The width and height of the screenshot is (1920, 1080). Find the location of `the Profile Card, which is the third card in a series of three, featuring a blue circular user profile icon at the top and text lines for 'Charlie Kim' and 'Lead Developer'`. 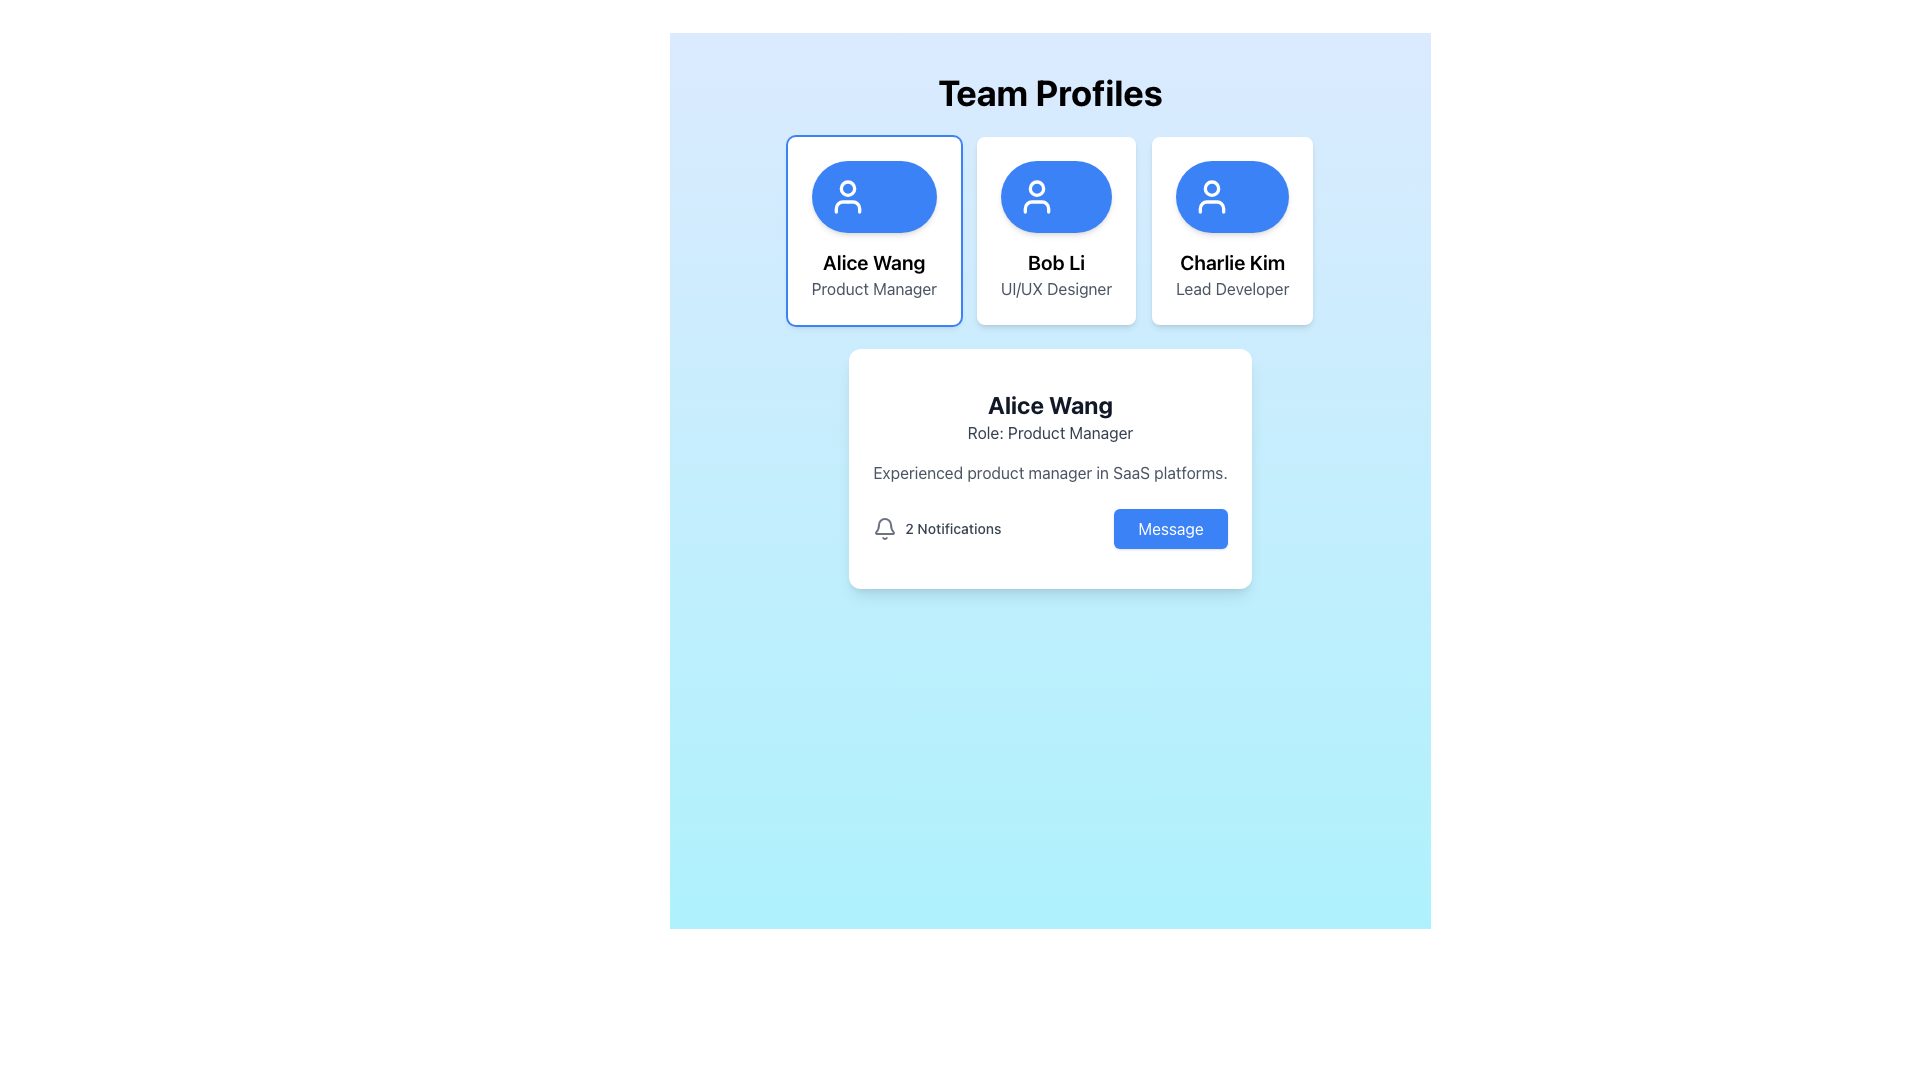

the Profile Card, which is the third card in a series of three, featuring a blue circular user profile icon at the top and text lines for 'Charlie Kim' and 'Lead Developer' is located at coordinates (1231, 230).